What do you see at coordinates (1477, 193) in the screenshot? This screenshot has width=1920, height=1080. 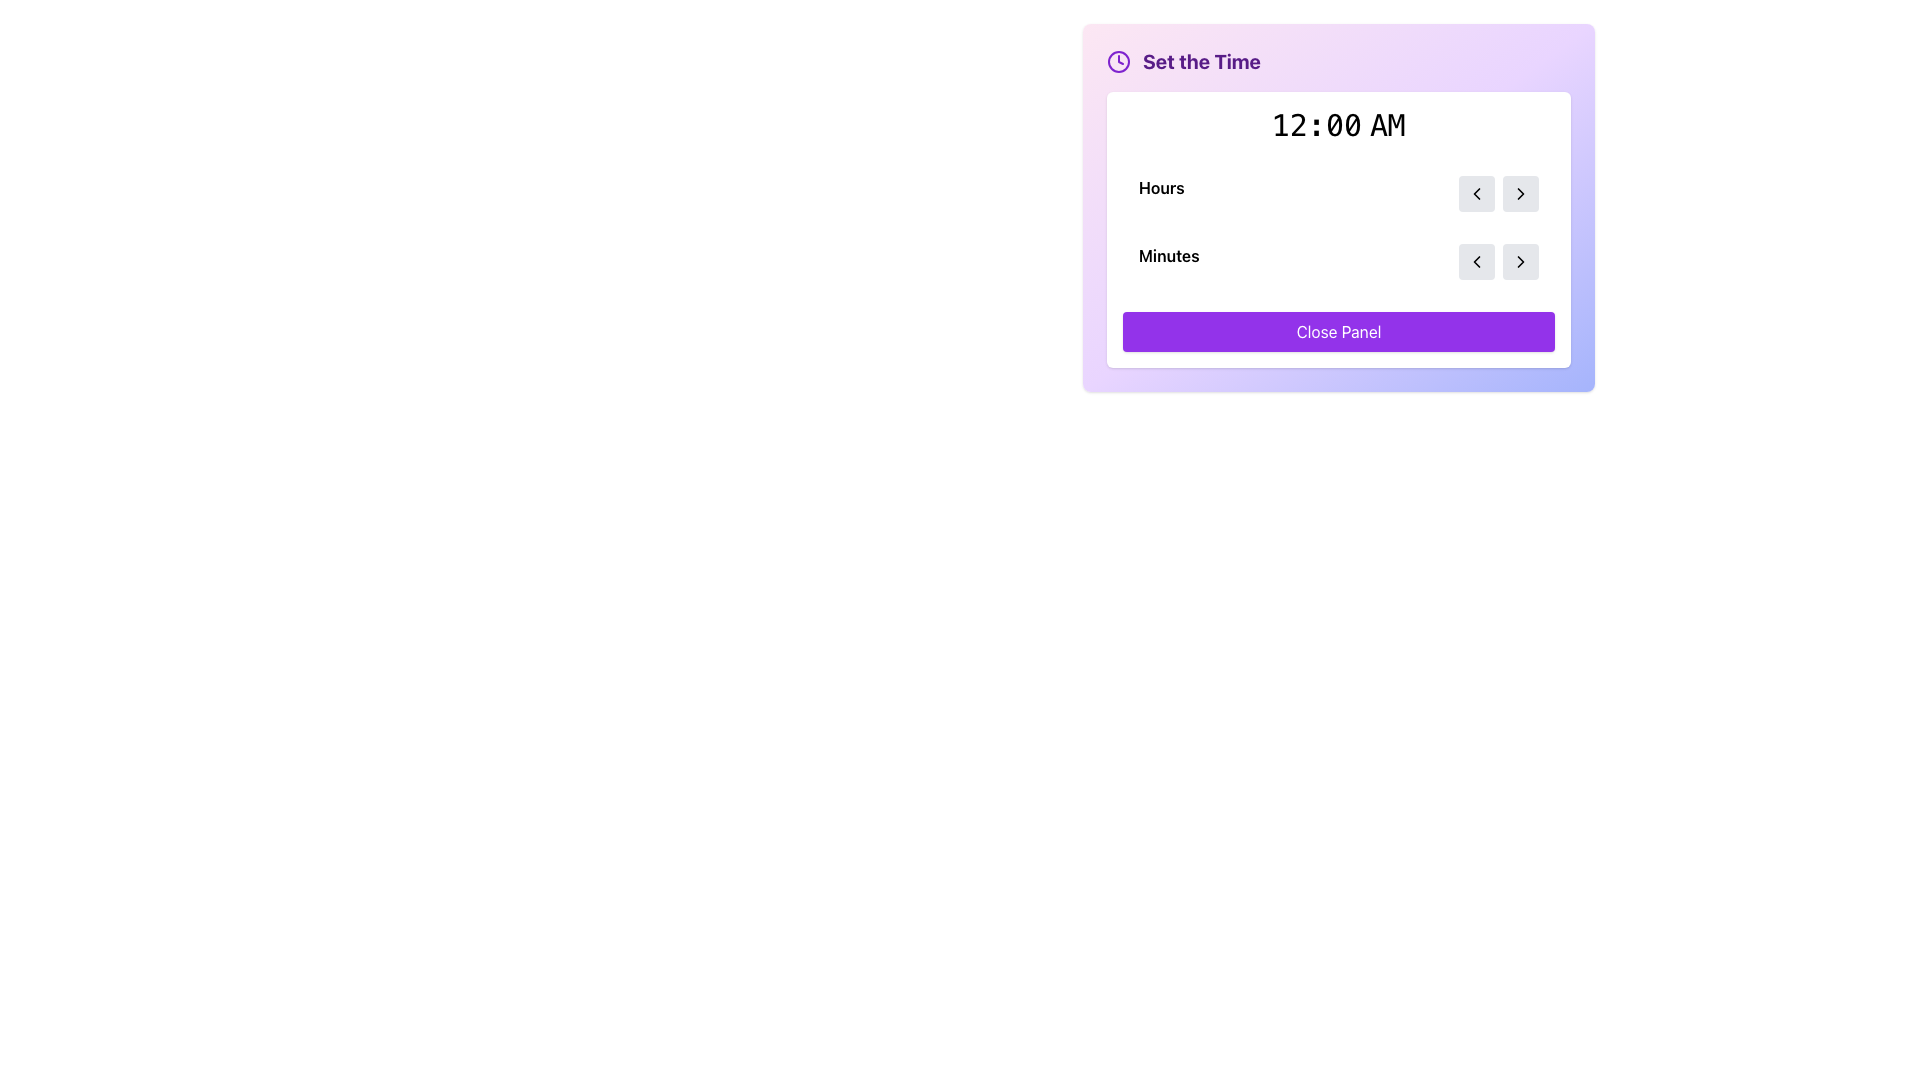 I see `the left-facing SVG arrow icon to decrement the minutes in the time setting panel` at bounding box center [1477, 193].